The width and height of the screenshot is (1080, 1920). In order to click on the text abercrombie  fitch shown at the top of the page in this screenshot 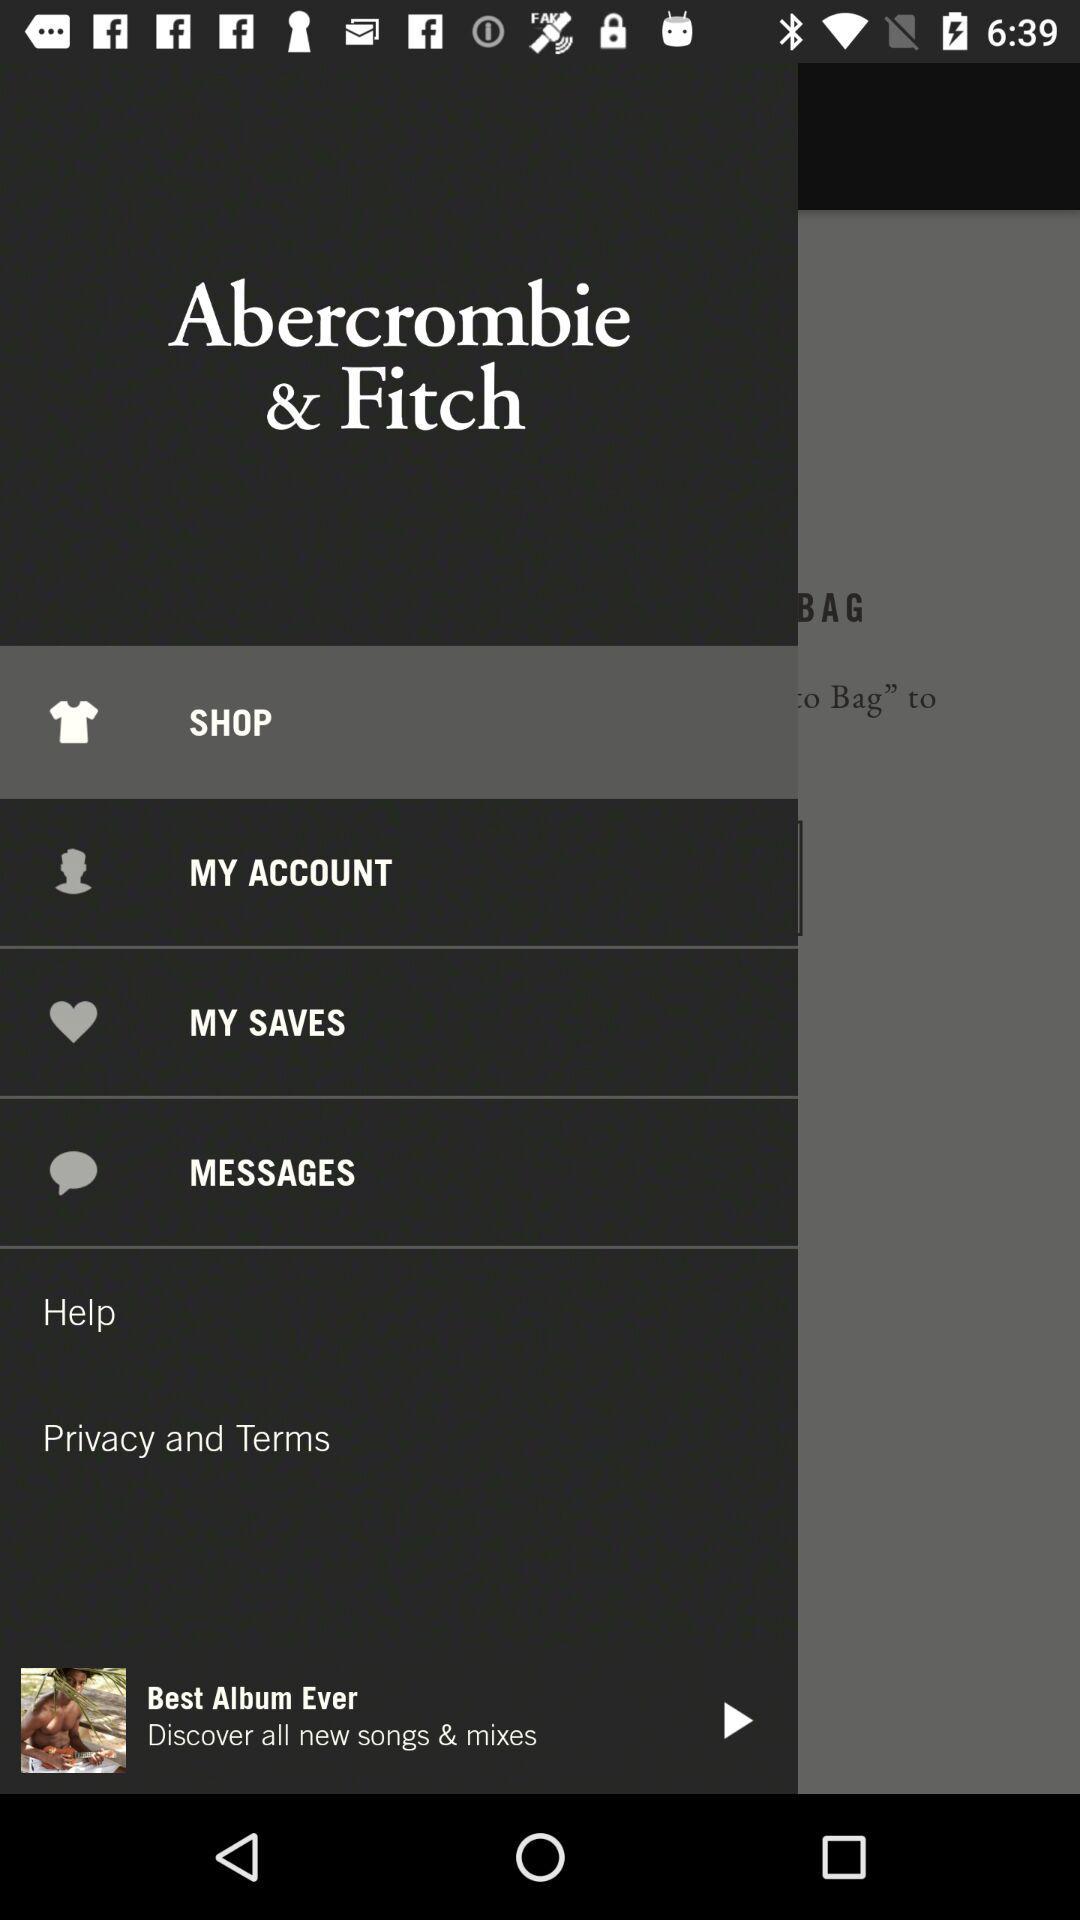, I will do `click(398, 354)`.